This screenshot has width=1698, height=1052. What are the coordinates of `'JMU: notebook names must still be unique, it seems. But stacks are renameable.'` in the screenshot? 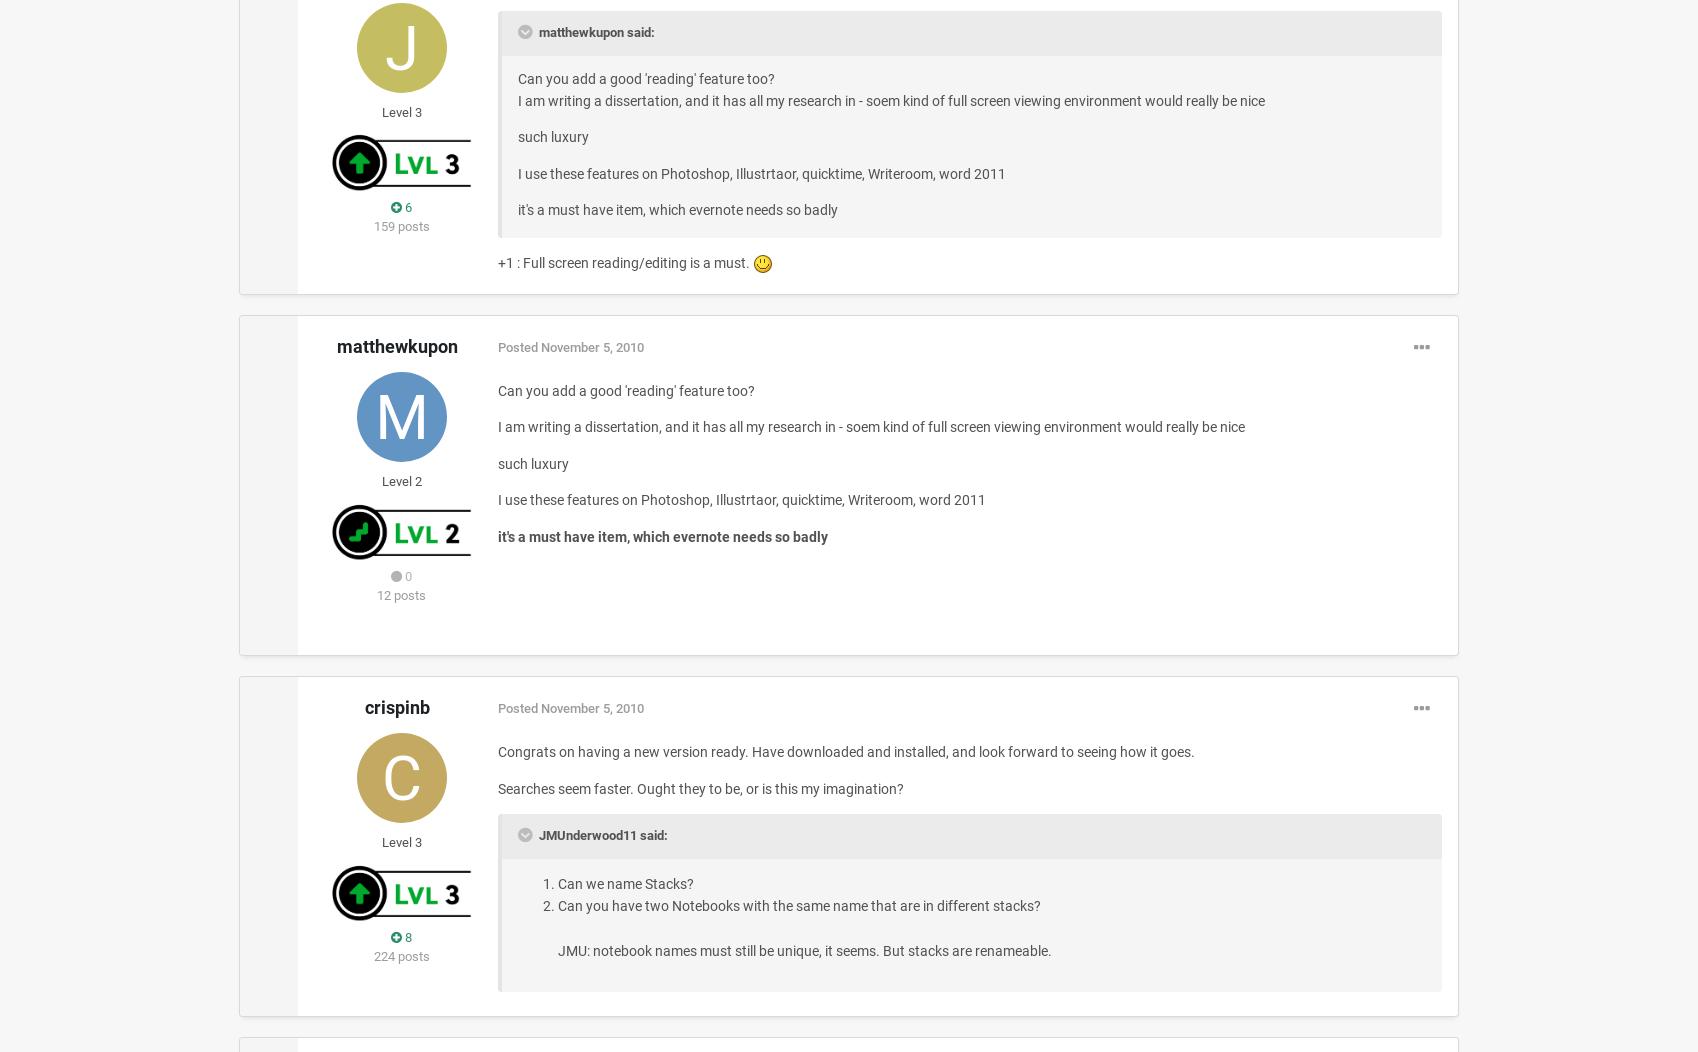 It's located at (803, 948).